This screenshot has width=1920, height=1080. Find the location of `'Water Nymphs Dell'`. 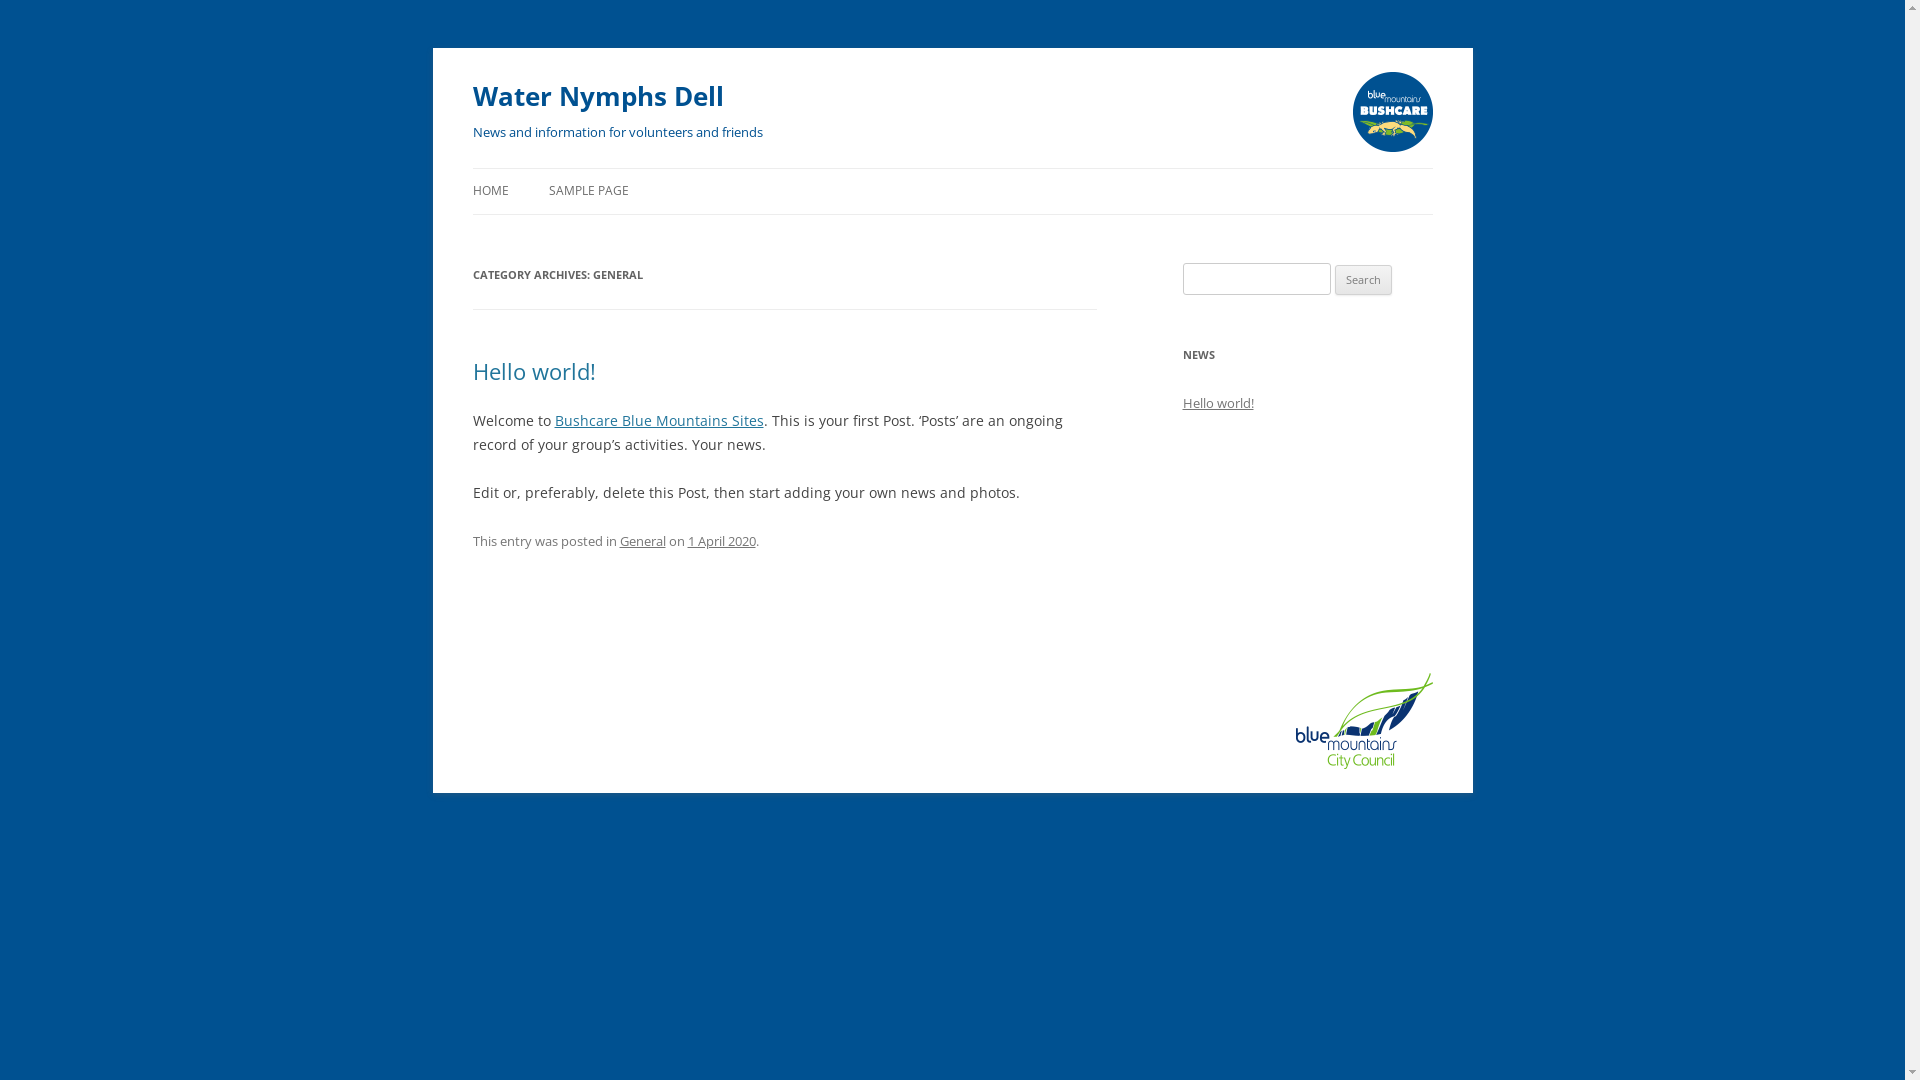

'Water Nymphs Dell' is located at coordinates (596, 96).